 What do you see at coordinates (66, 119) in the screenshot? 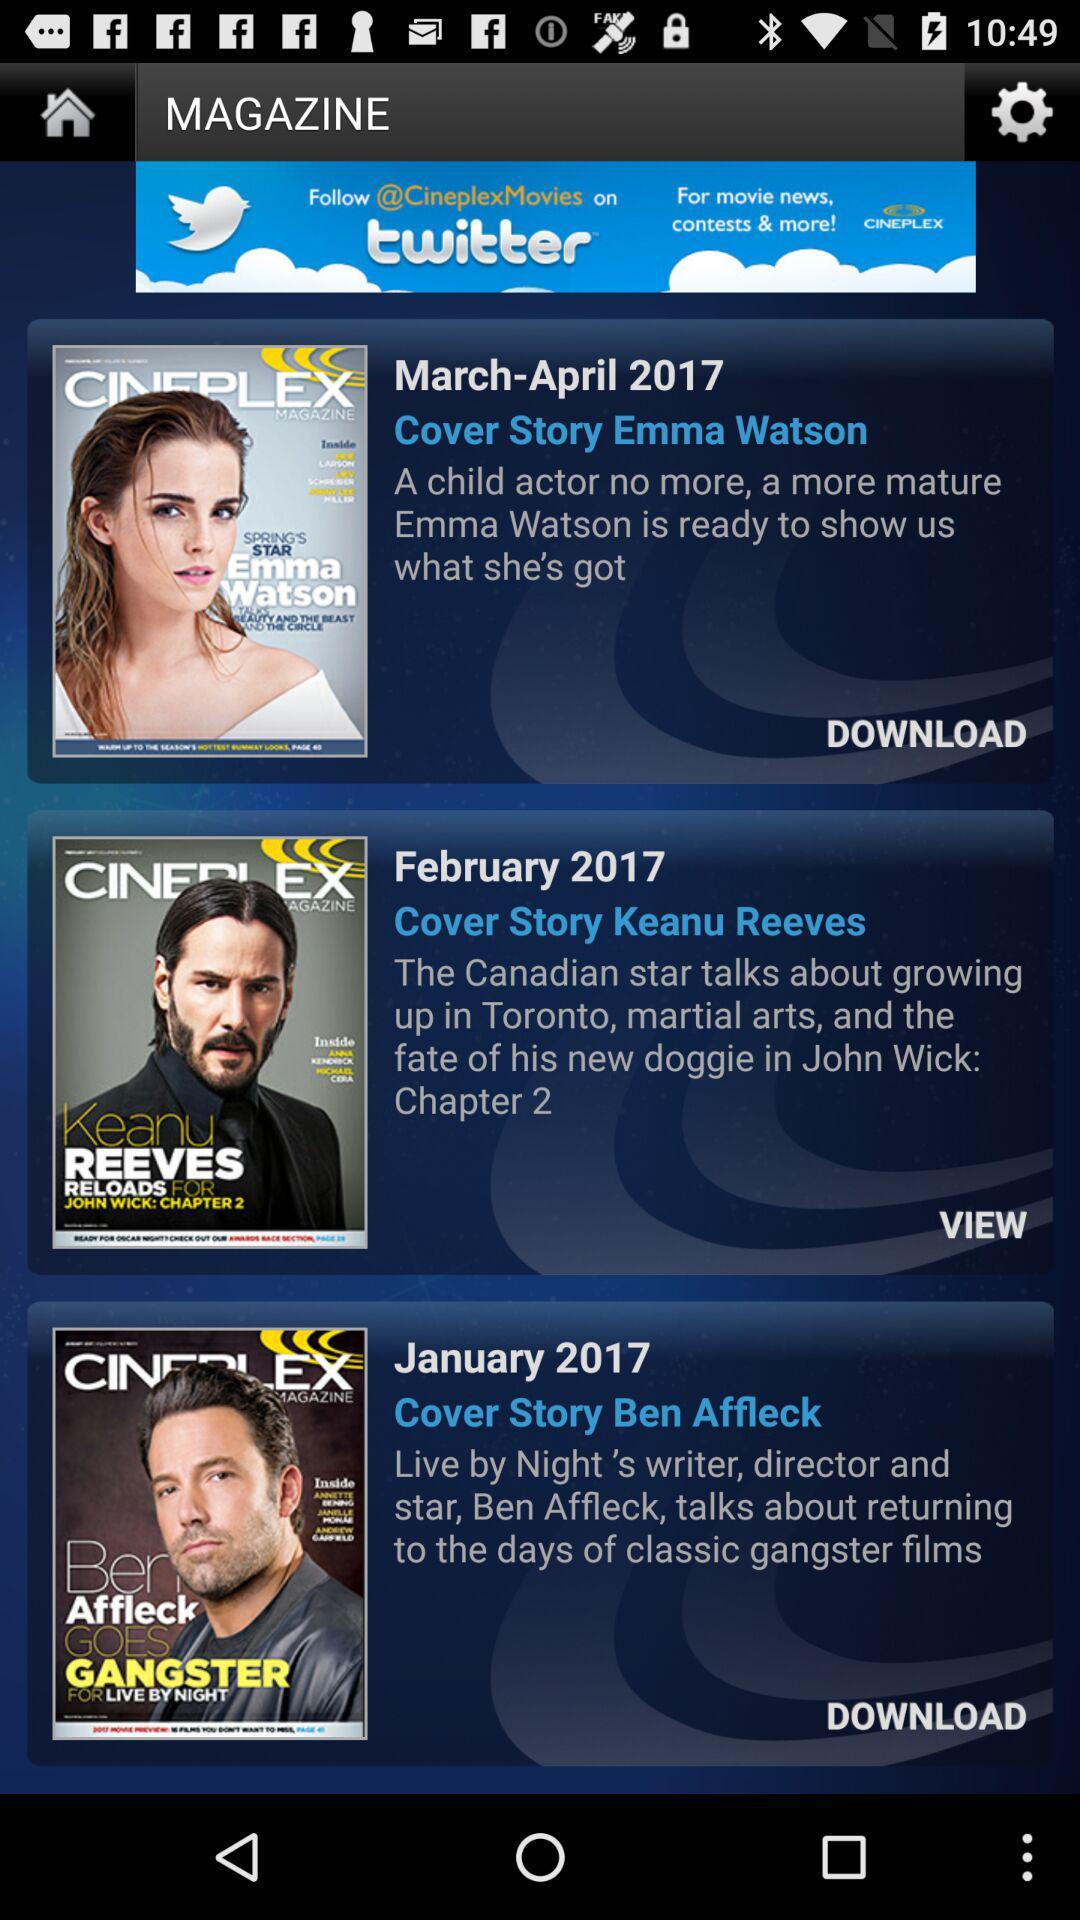
I see `the home icon` at bounding box center [66, 119].